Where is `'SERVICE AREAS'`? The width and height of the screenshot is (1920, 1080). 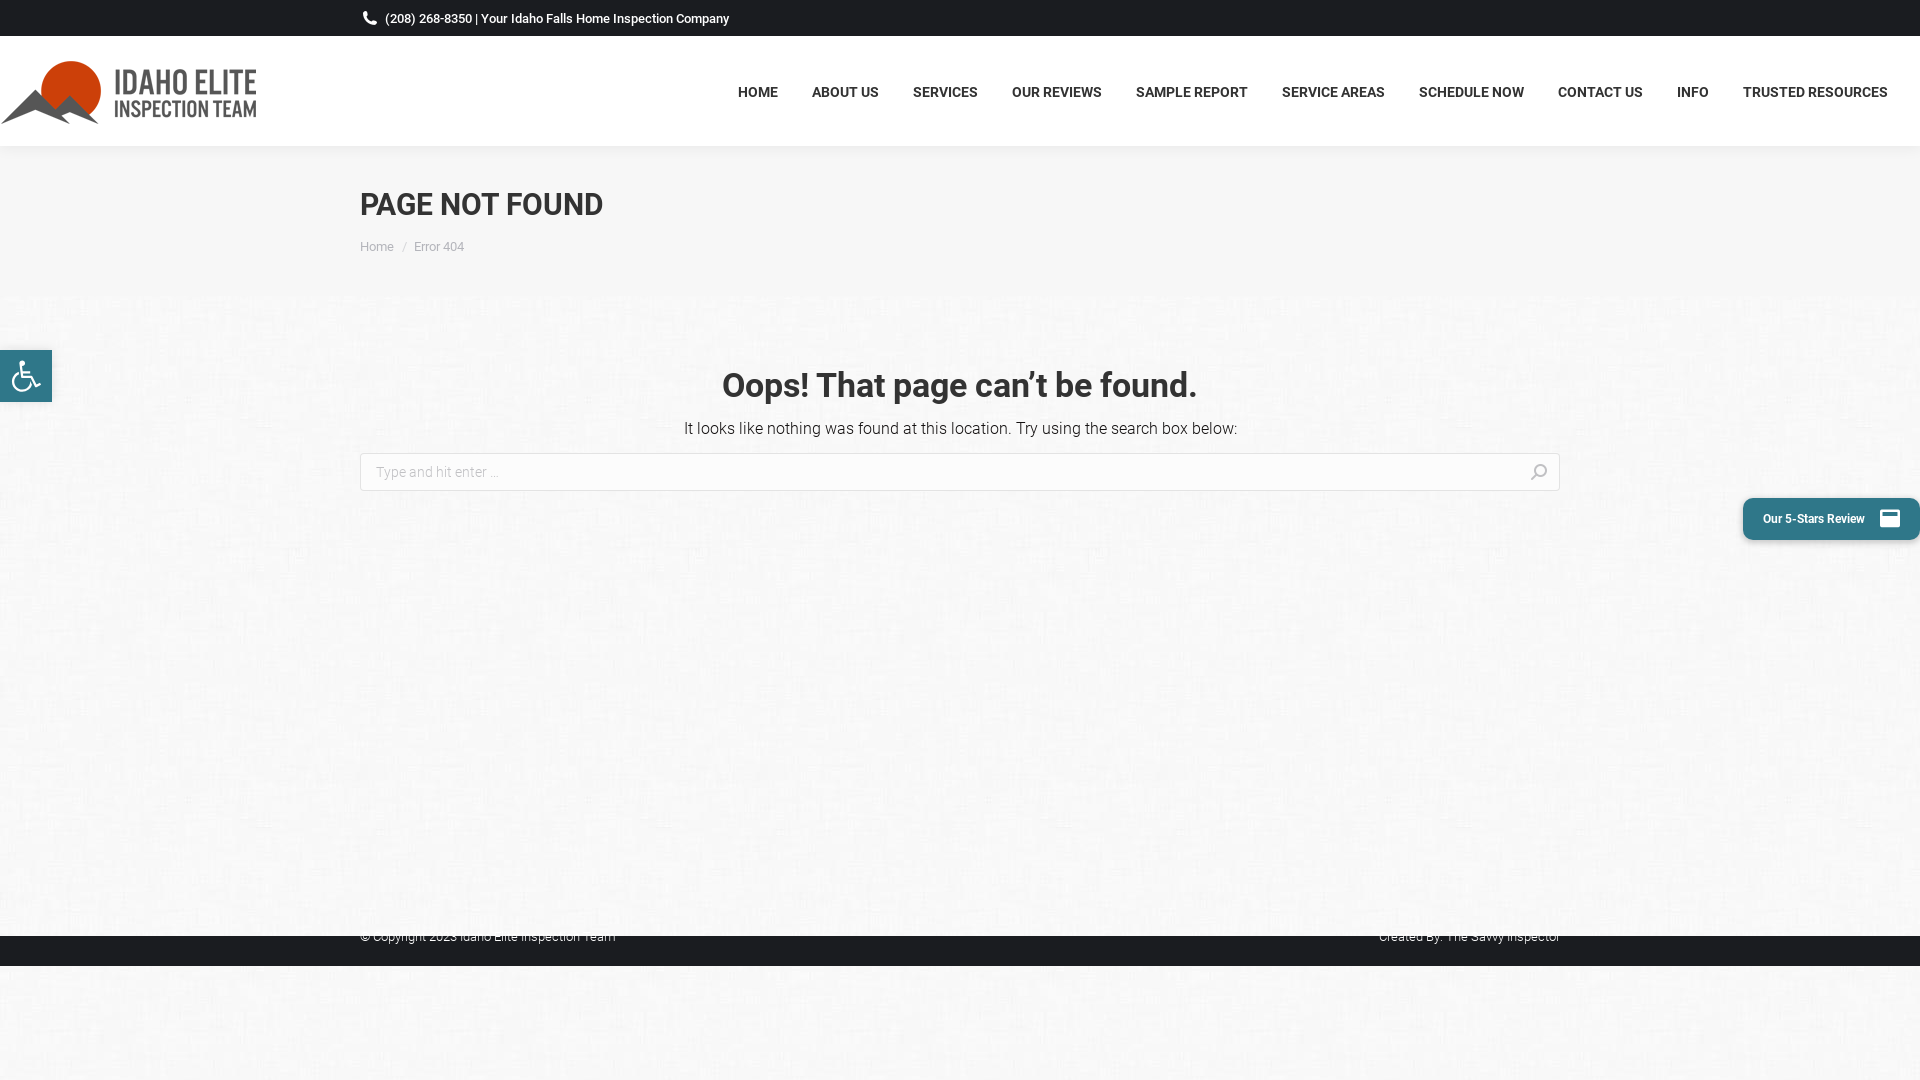 'SERVICE AREAS' is located at coordinates (1333, 91).